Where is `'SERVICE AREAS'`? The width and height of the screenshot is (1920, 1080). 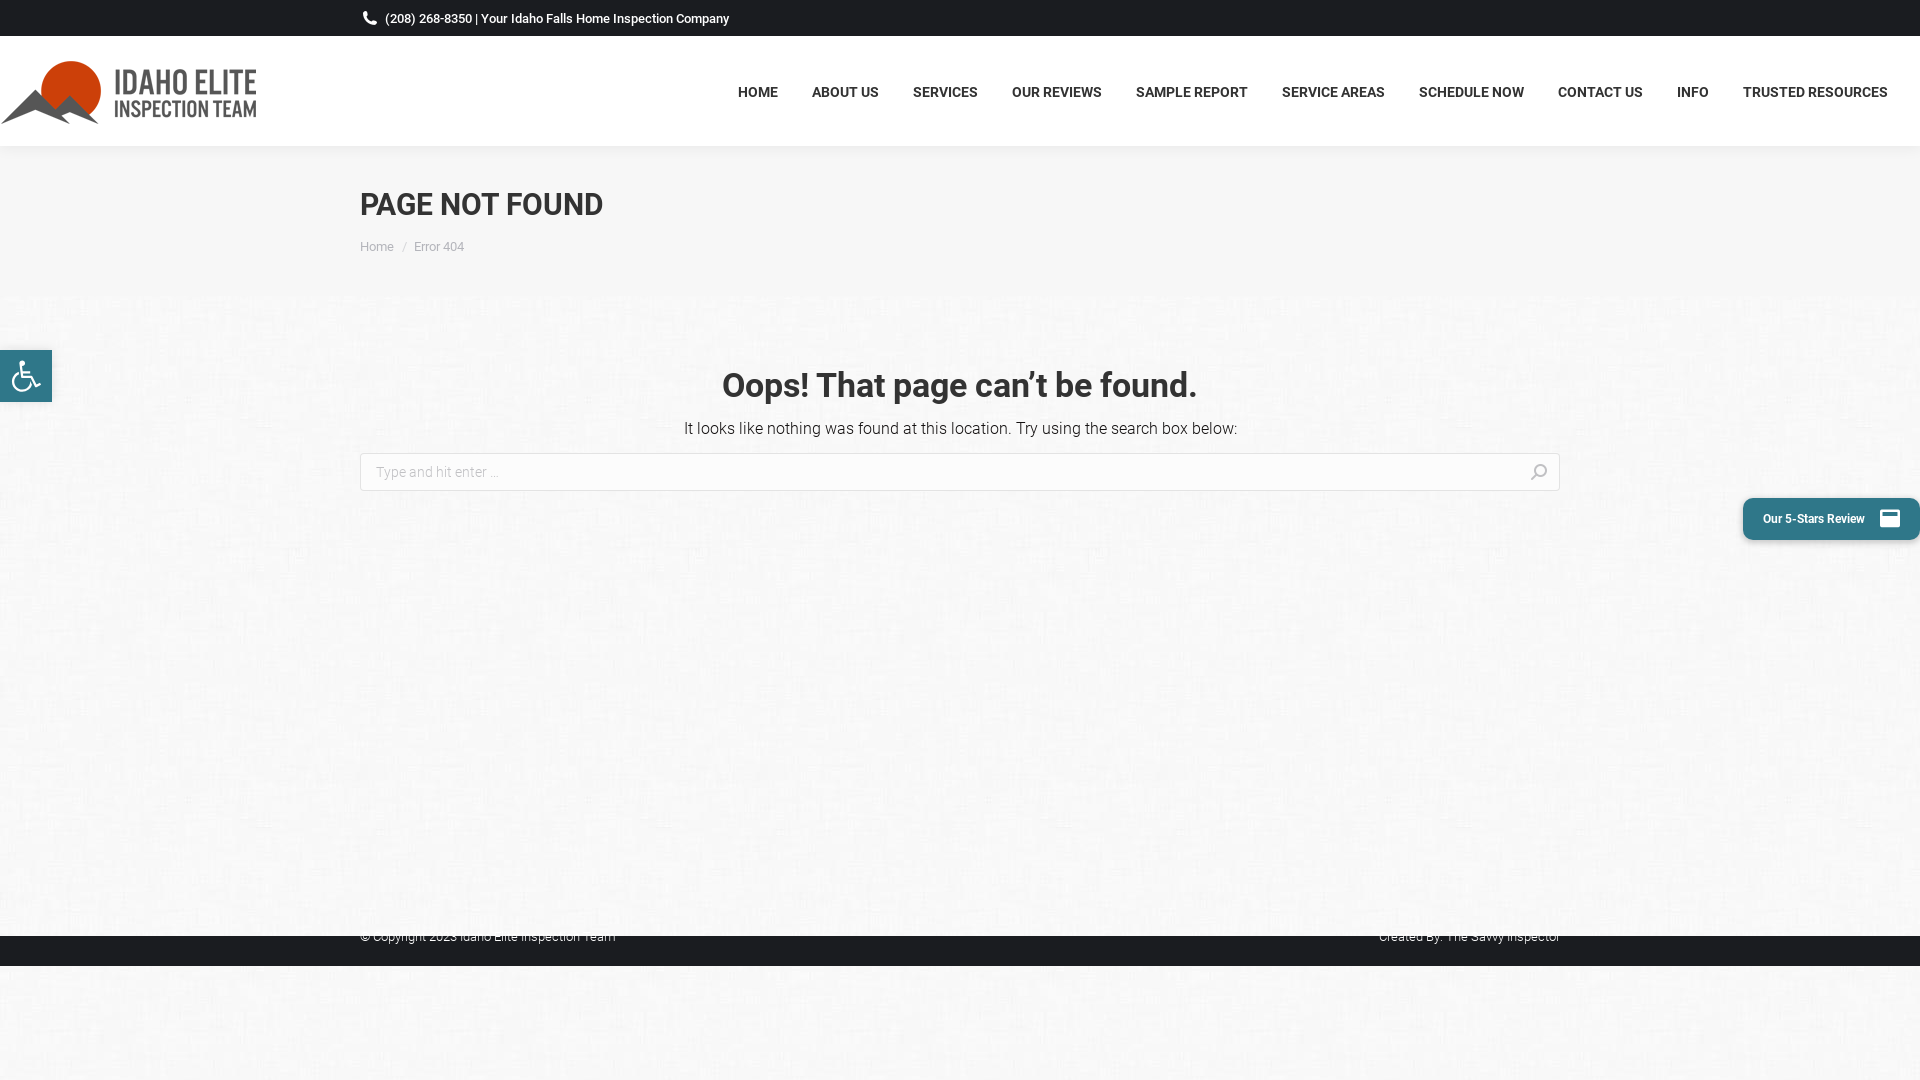 'SERVICE AREAS' is located at coordinates (1333, 91).